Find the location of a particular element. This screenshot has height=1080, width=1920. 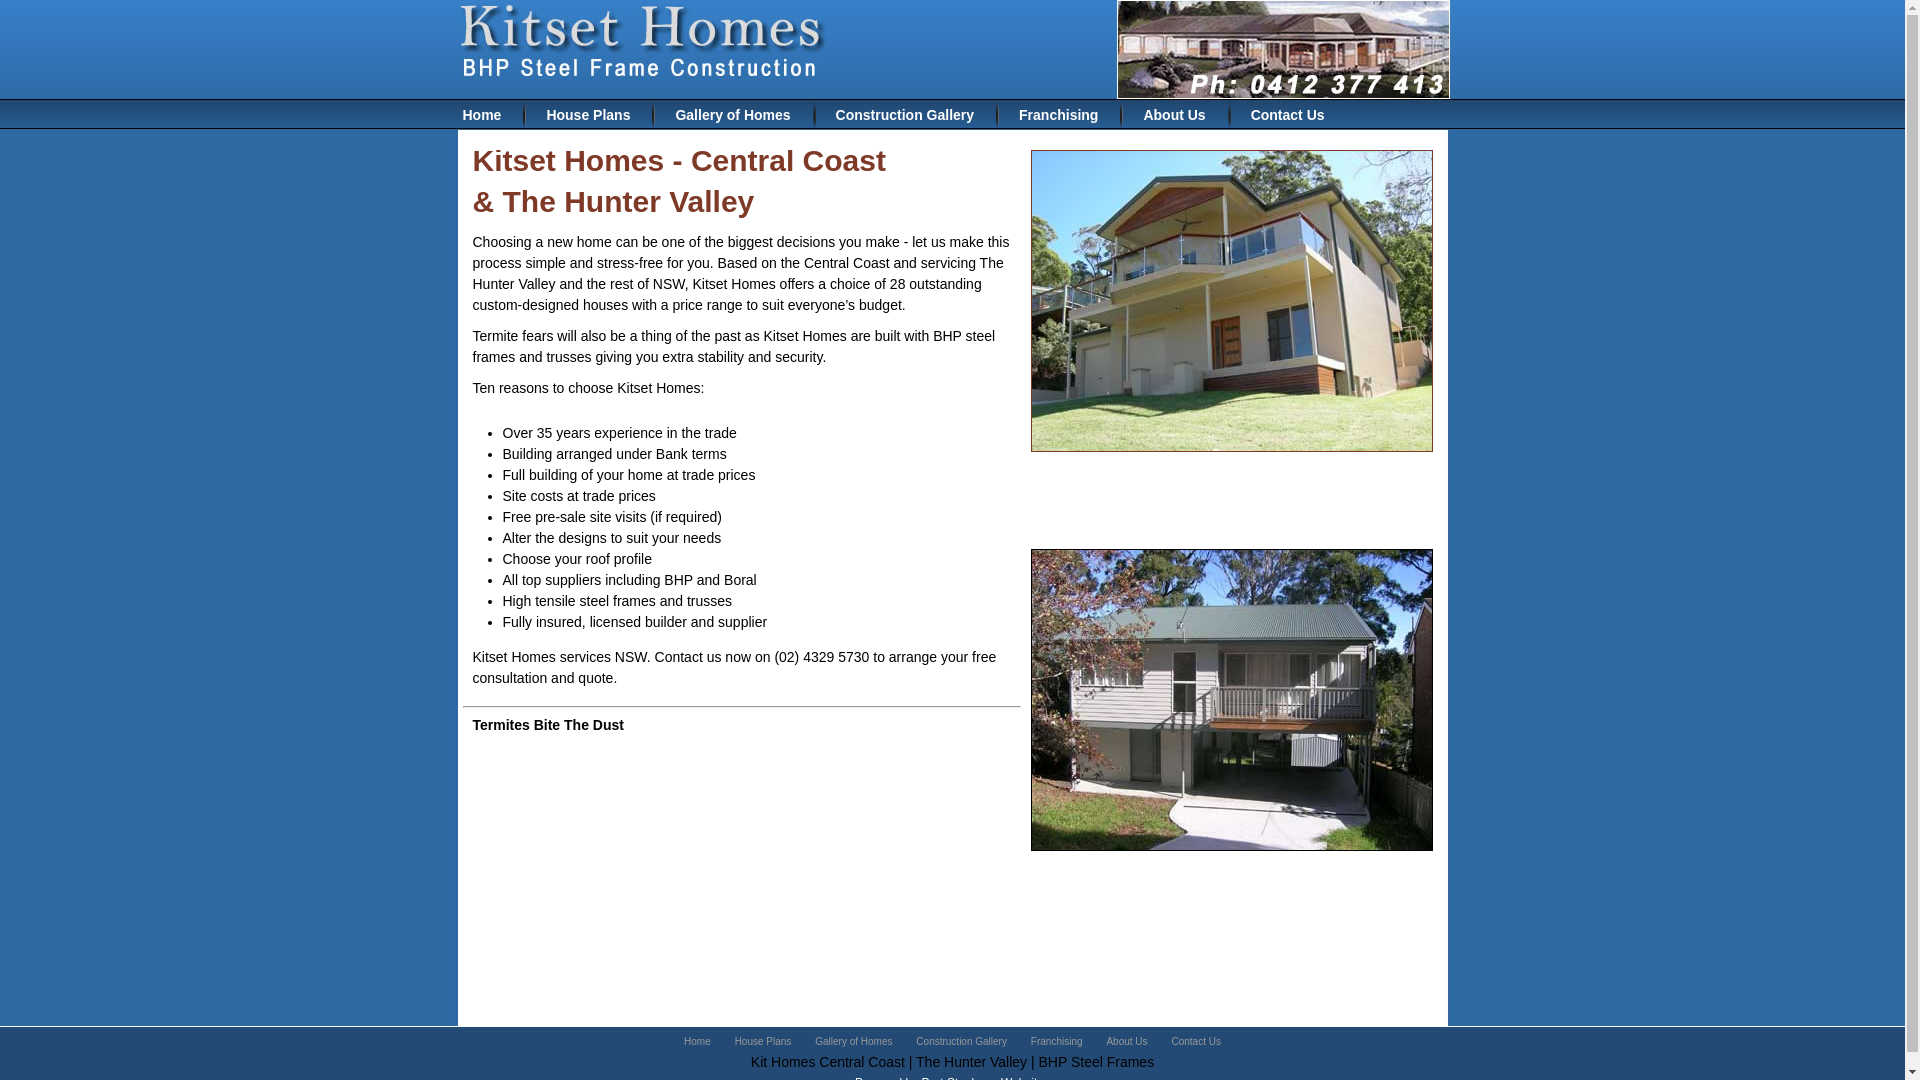

'Gallery of Homes' is located at coordinates (733, 115).